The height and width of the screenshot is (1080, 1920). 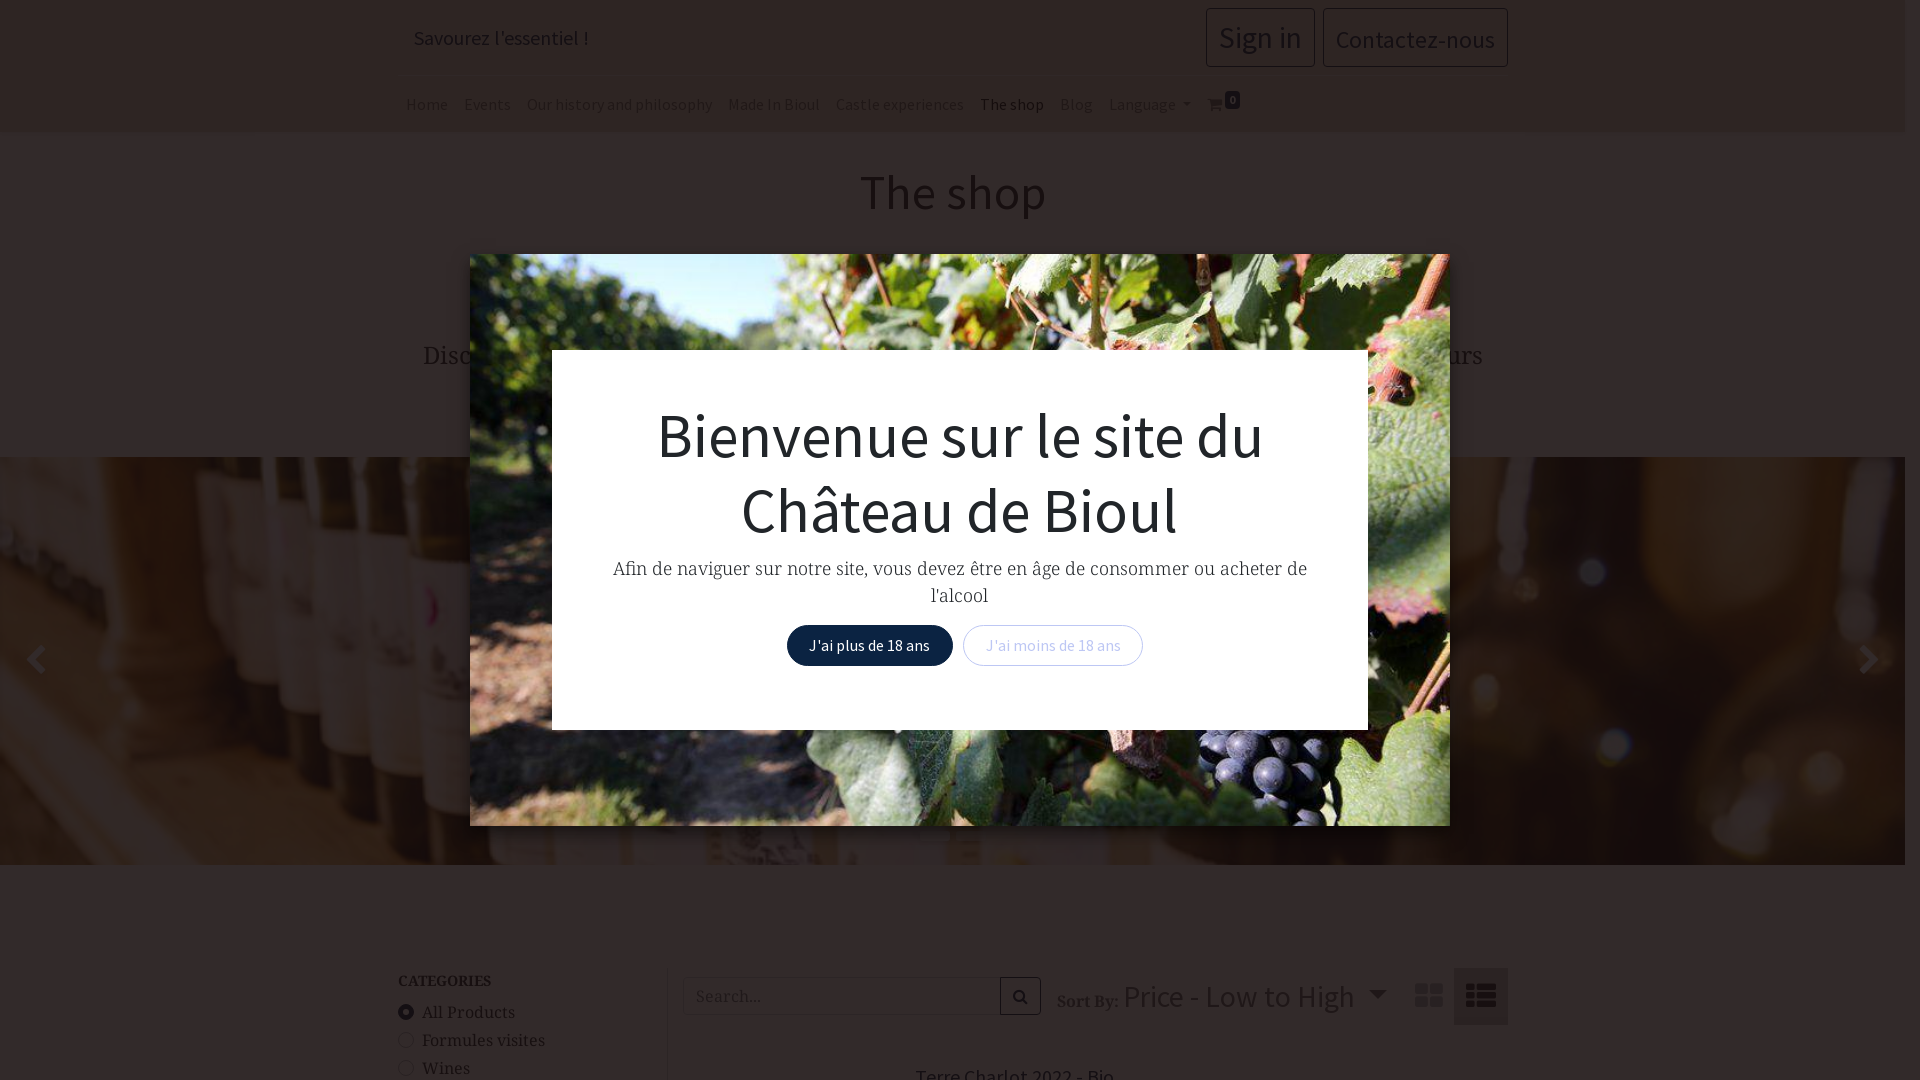 I want to click on 'Language', so click(x=1098, y=104).